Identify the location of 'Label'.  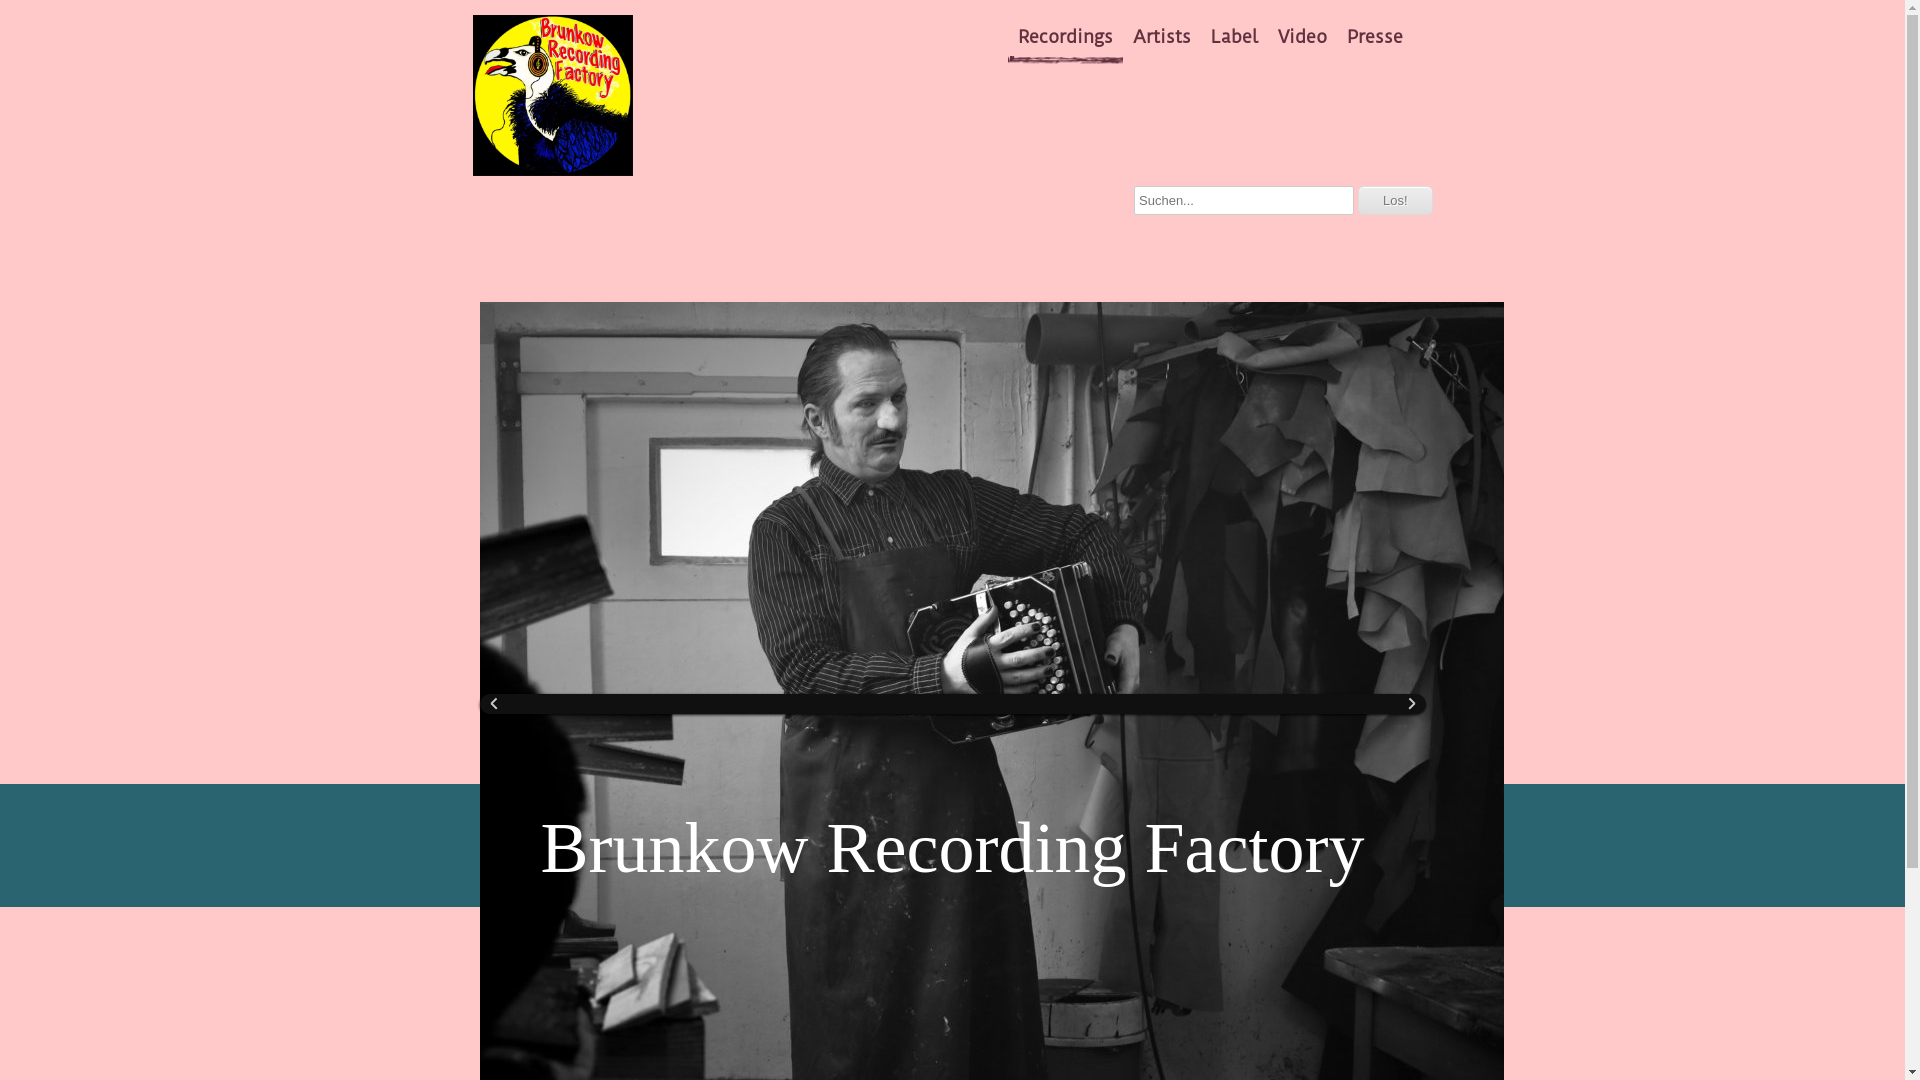
(1233, 37).